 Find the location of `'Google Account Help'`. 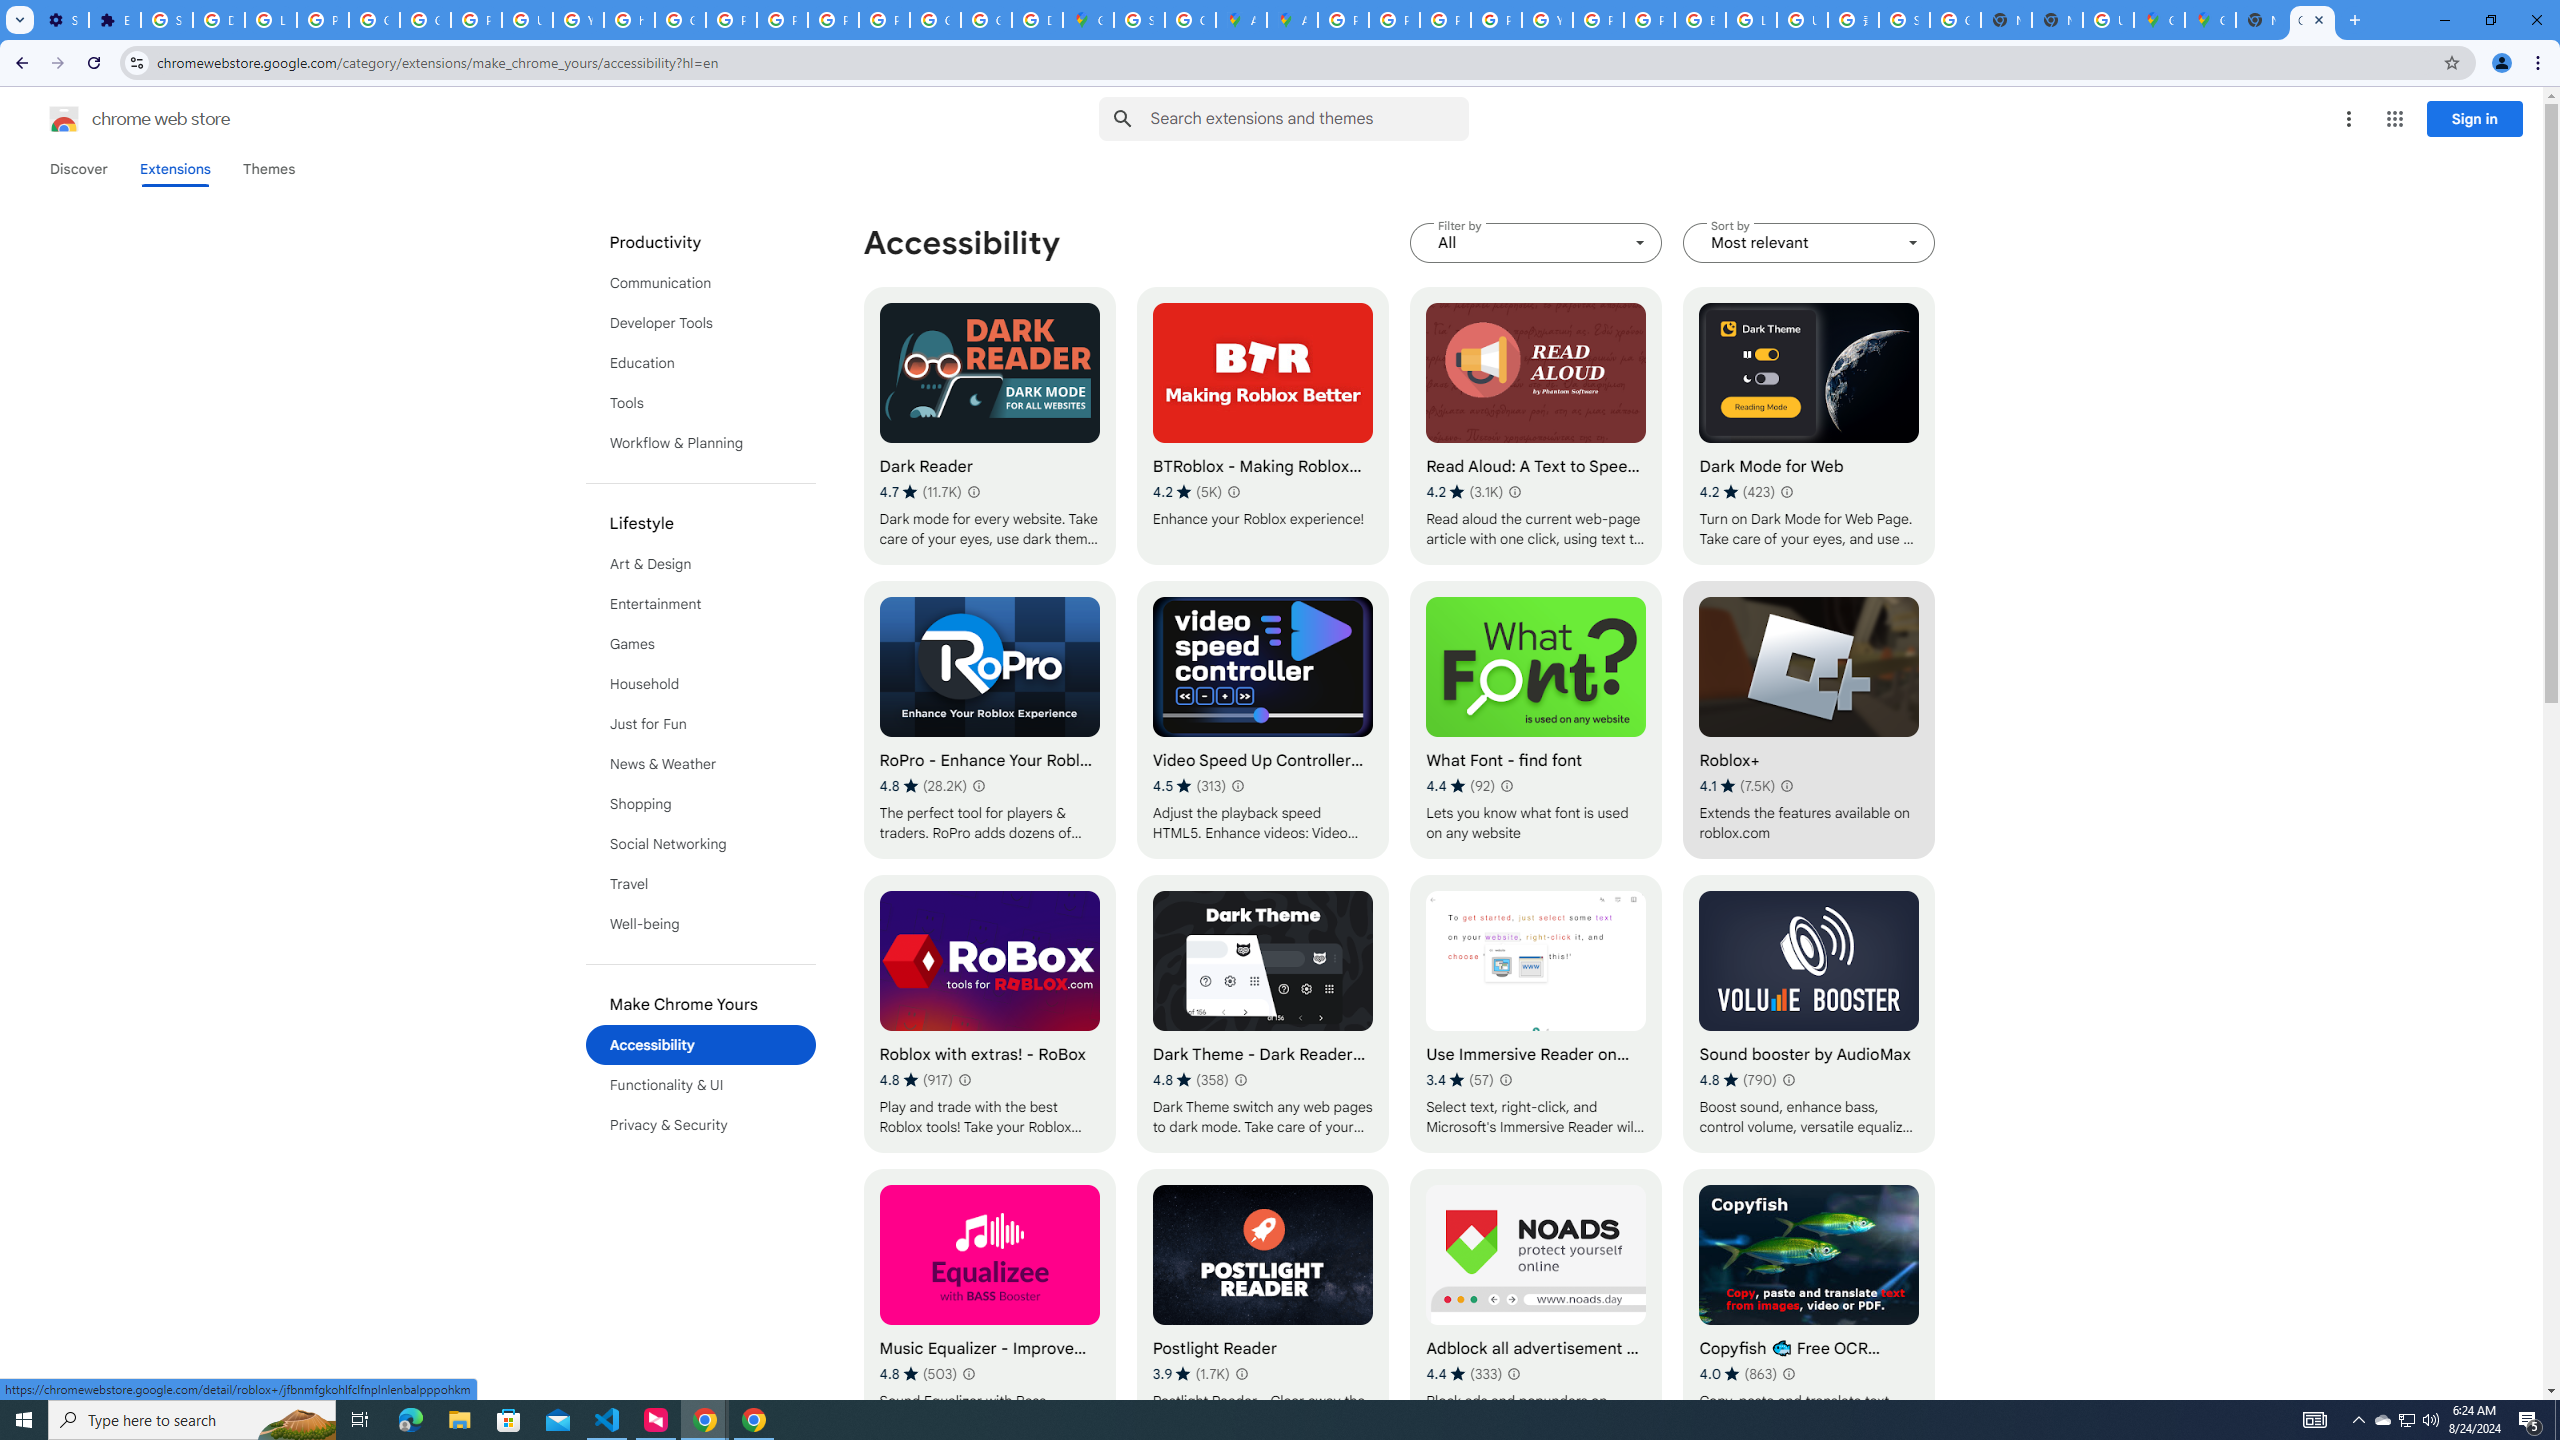

'Google Account Help' is located at coordinates (375, 19).